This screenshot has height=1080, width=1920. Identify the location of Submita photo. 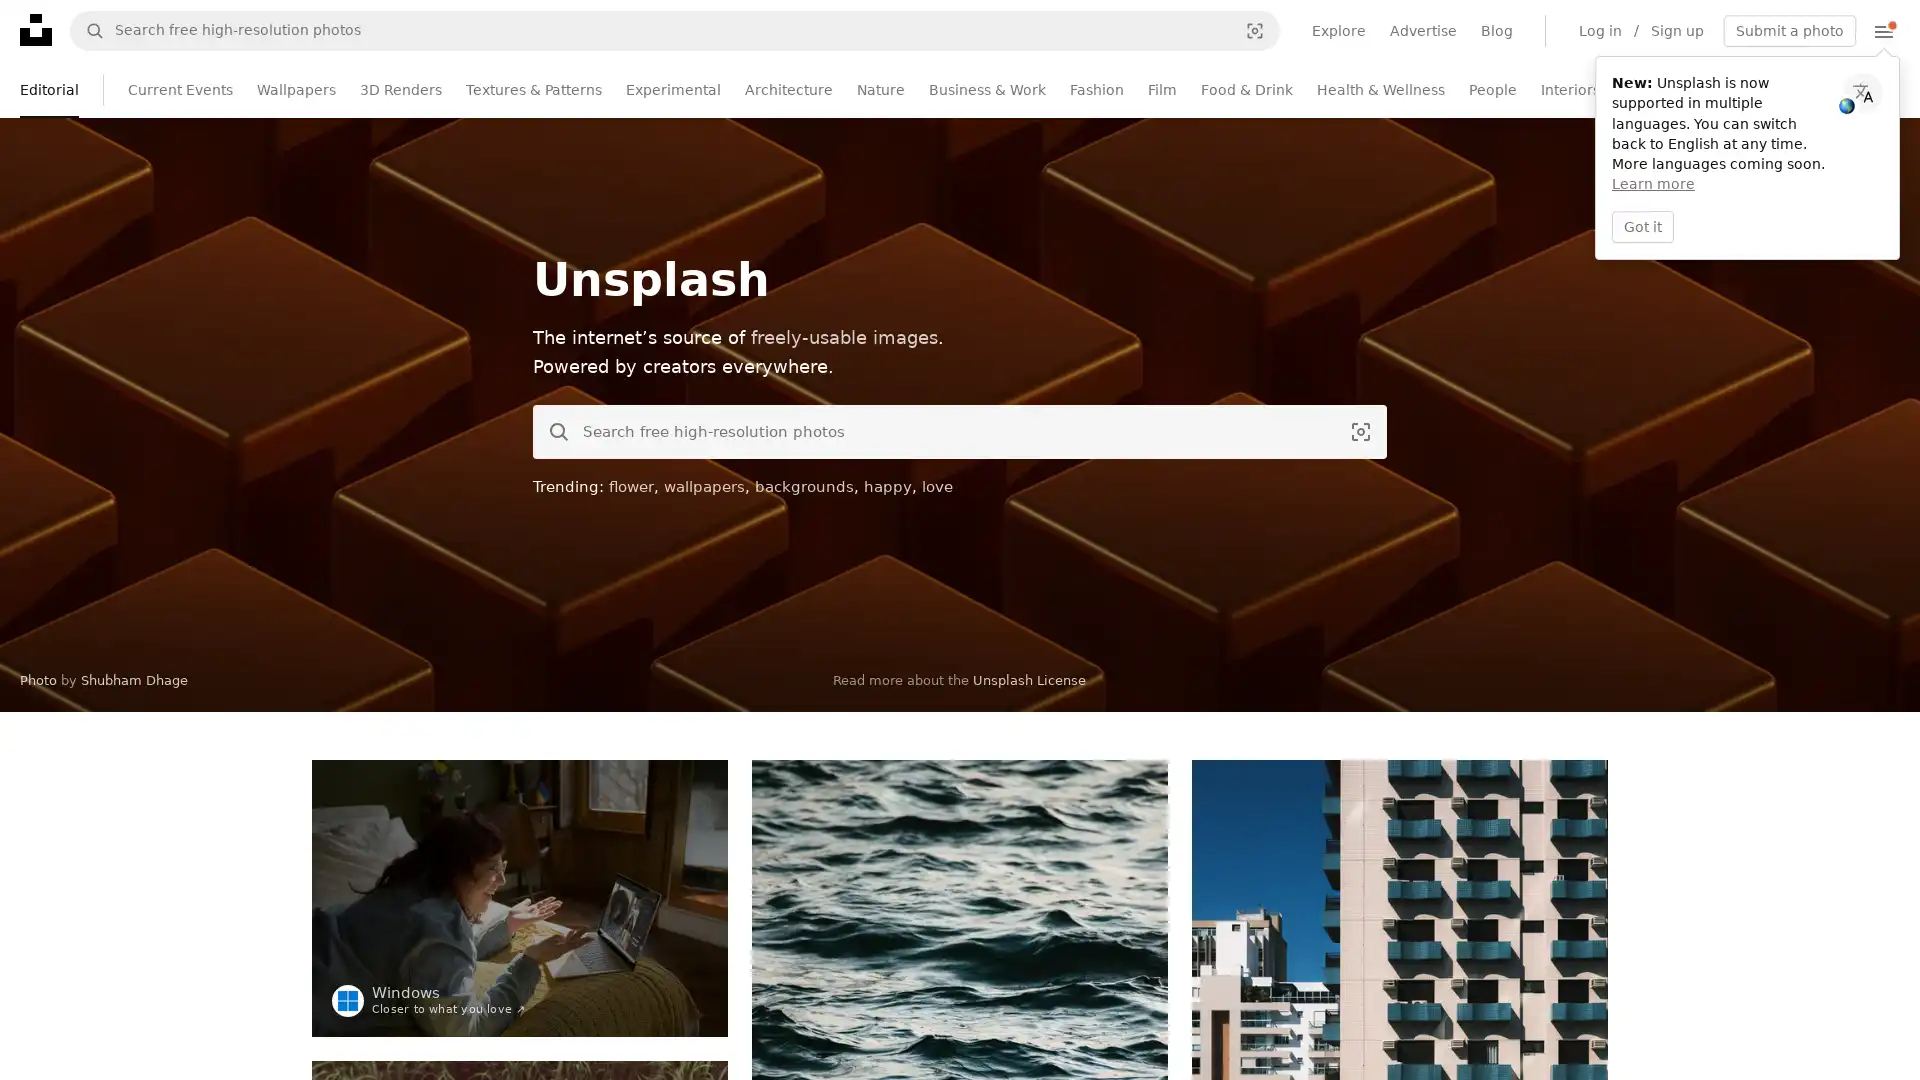
(1790, 30).